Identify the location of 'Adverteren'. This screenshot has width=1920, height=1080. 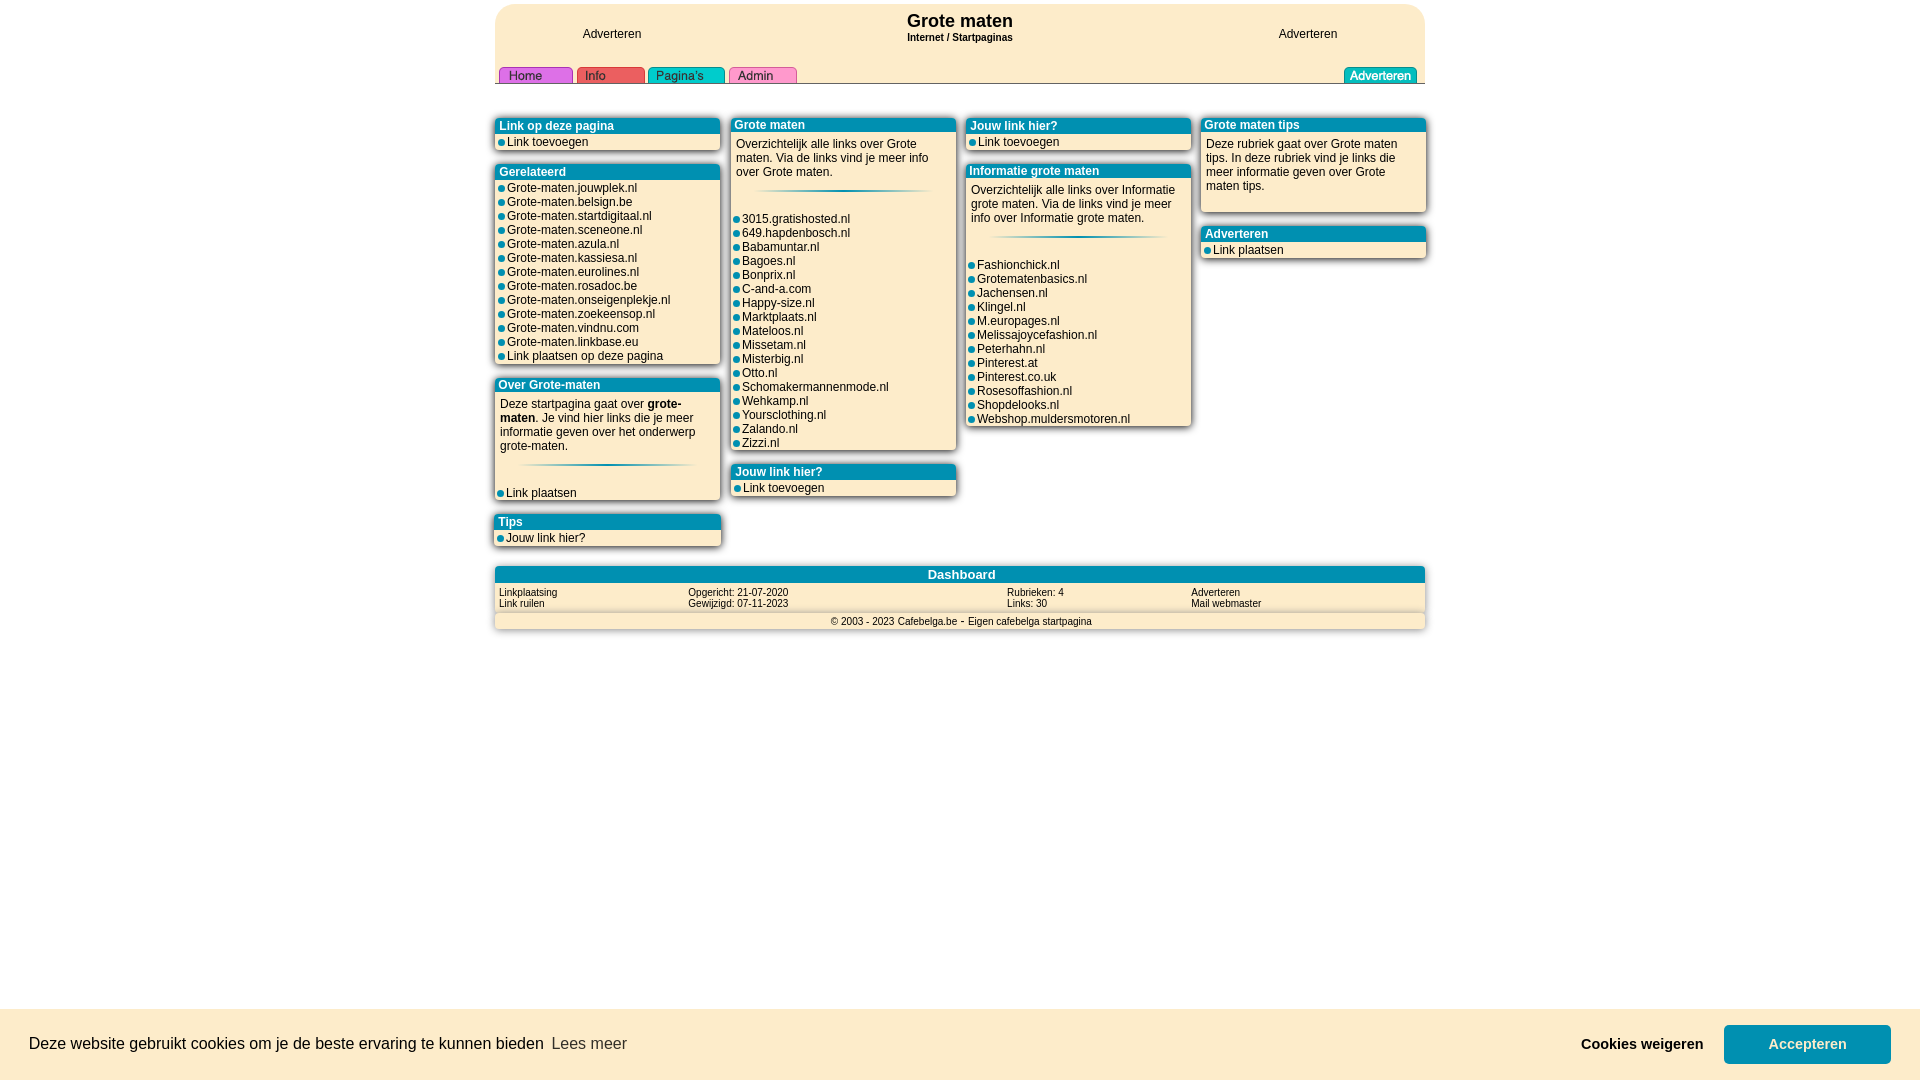
(611, 34).